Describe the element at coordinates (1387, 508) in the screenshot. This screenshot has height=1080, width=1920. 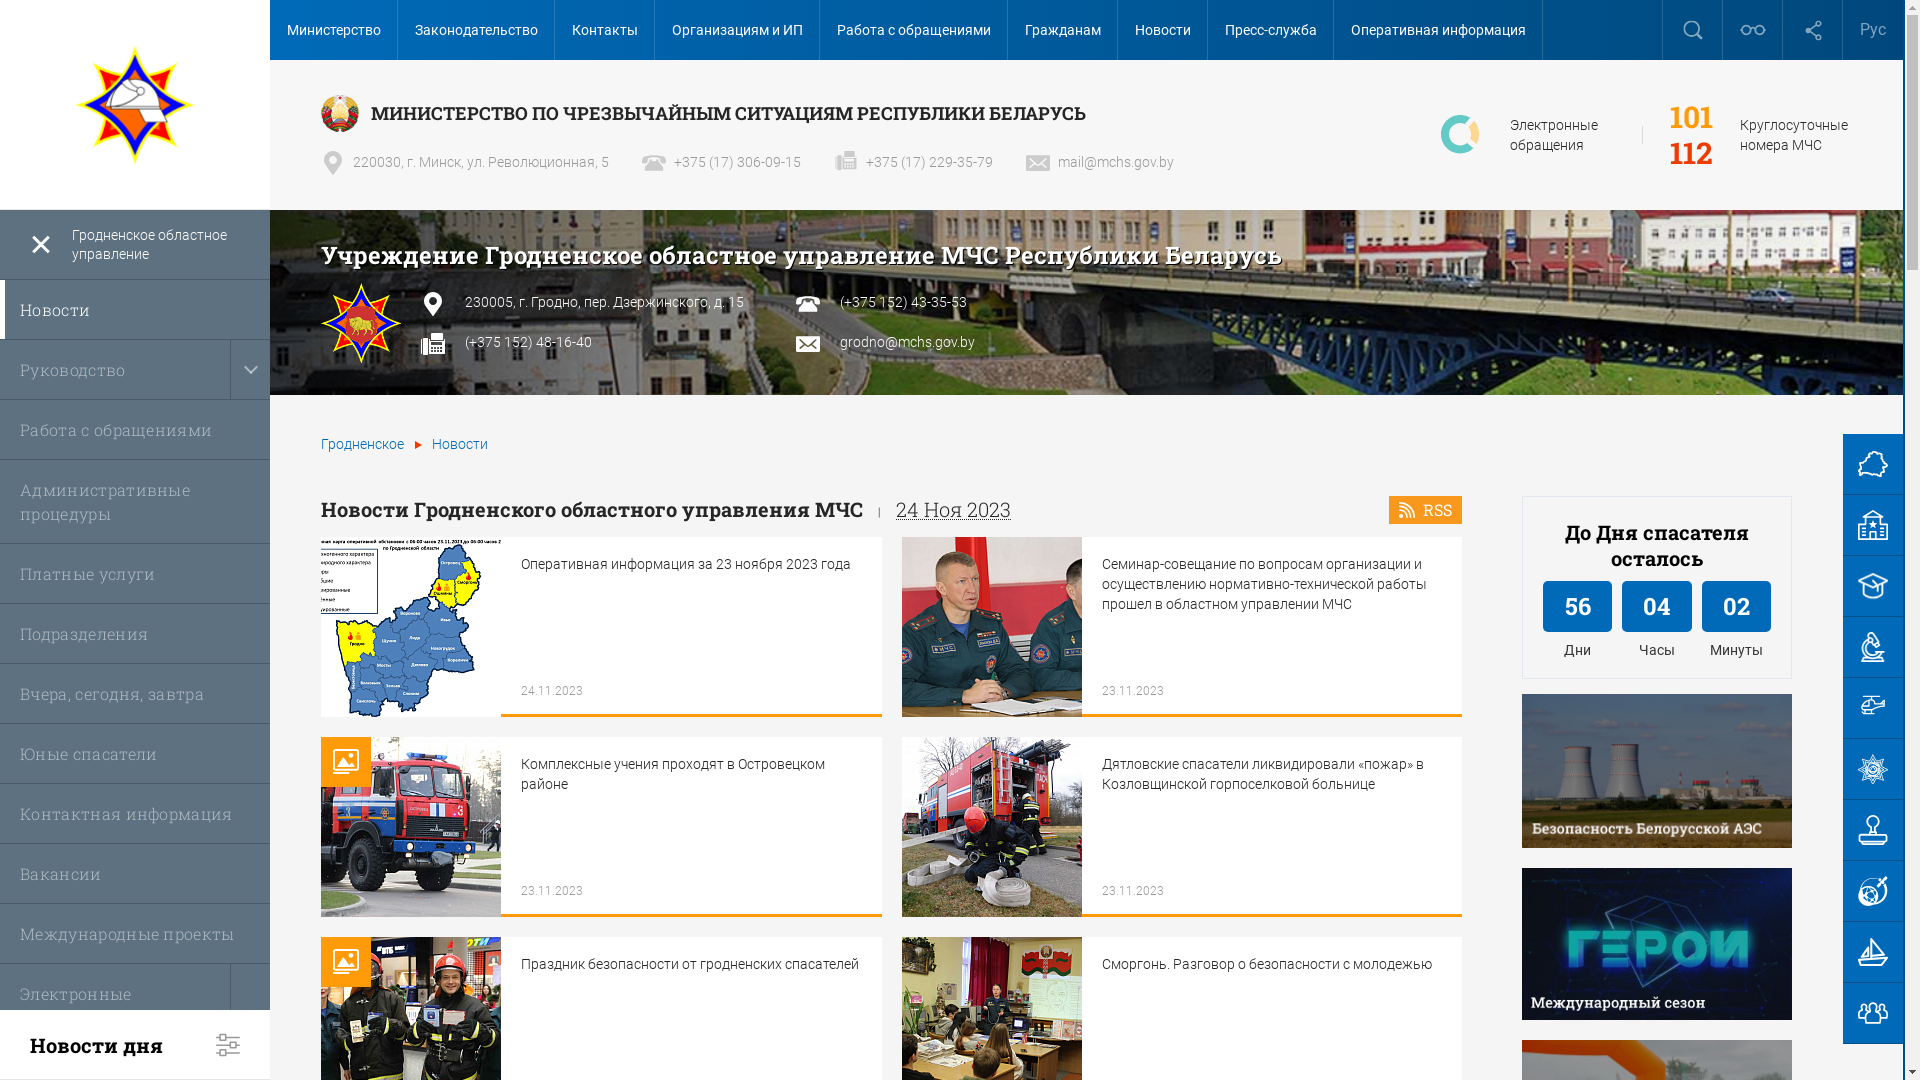
I see `'RSS'` at that location.